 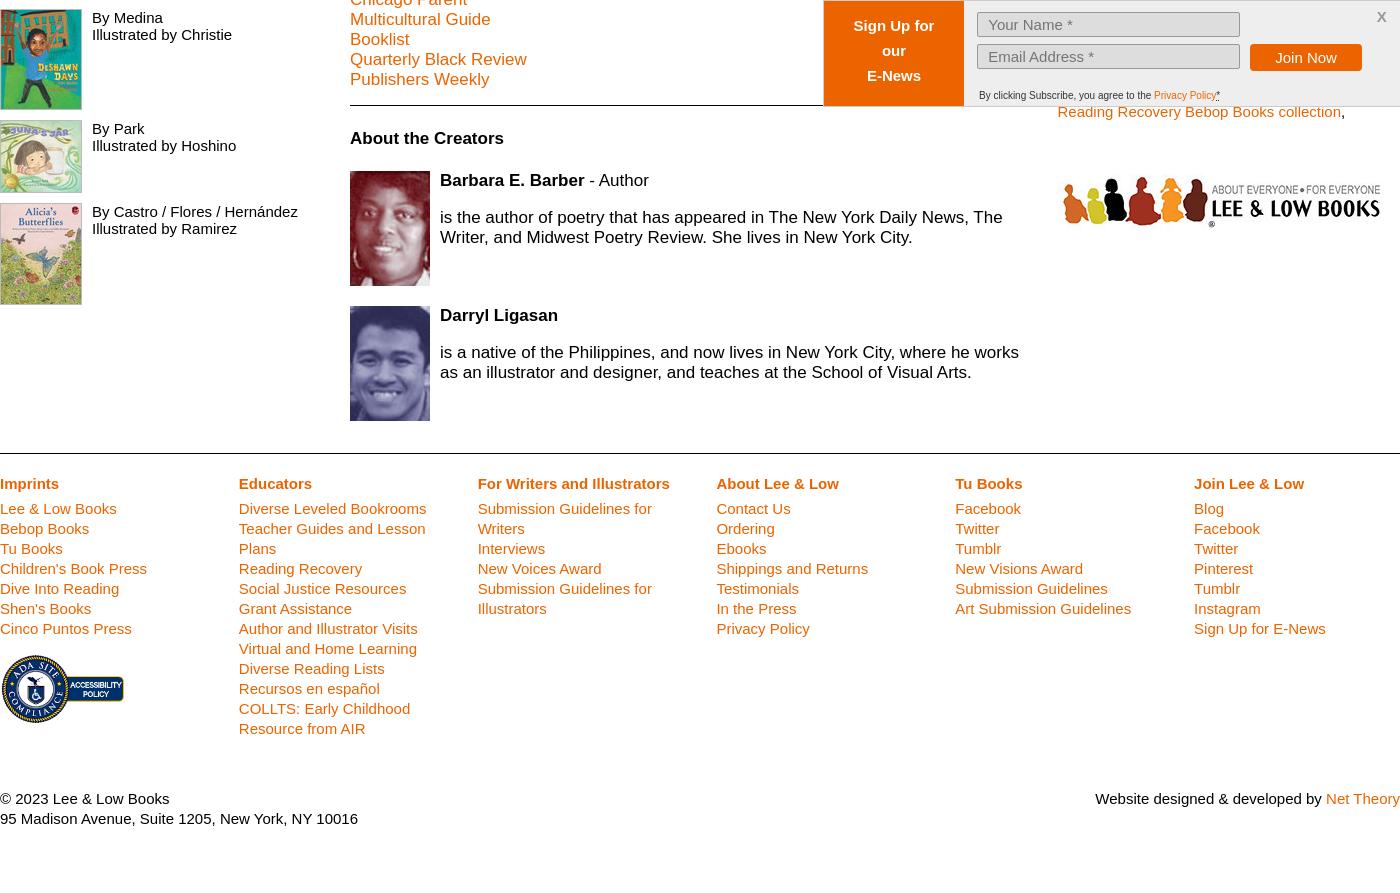 I want to click on 'About Lee & Low', so click(x=777, y=482).